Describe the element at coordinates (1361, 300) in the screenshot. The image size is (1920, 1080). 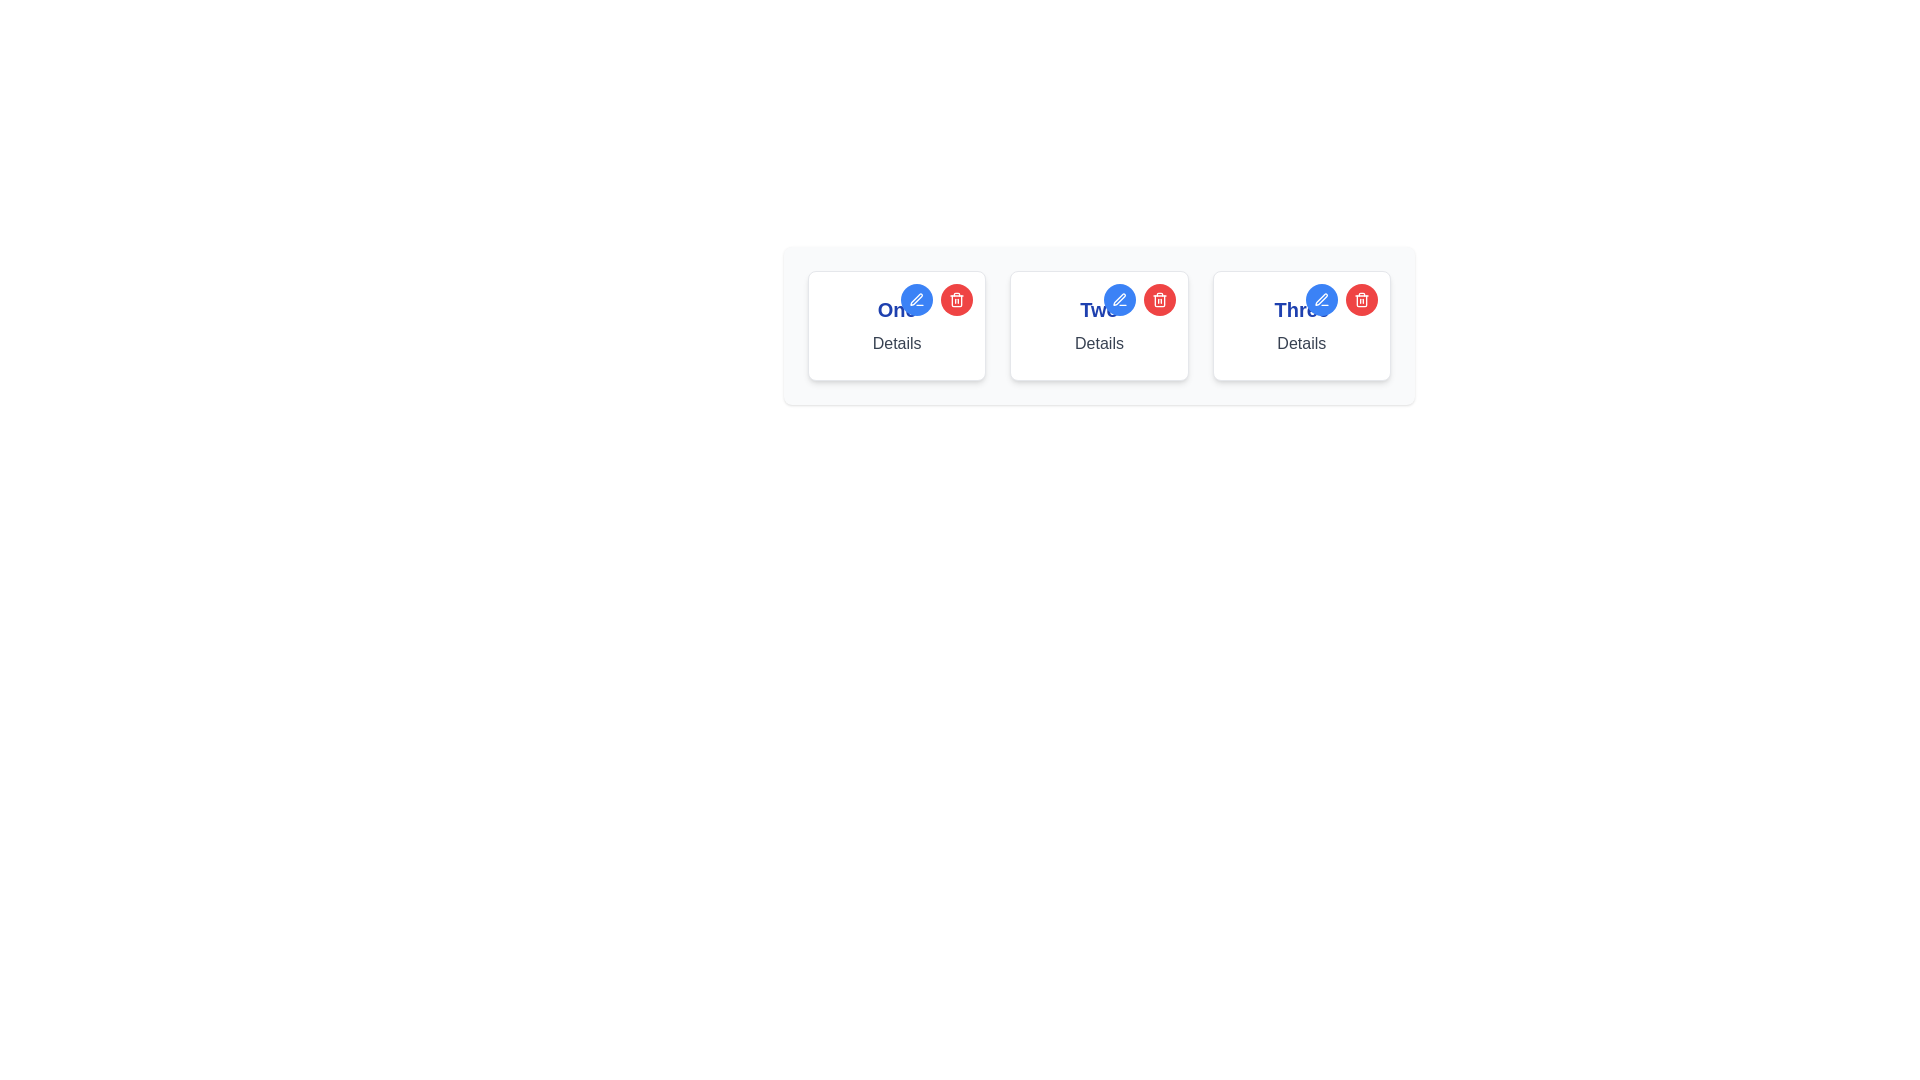
I see `the red circular delete icon with a white trash can graphic` at that location.